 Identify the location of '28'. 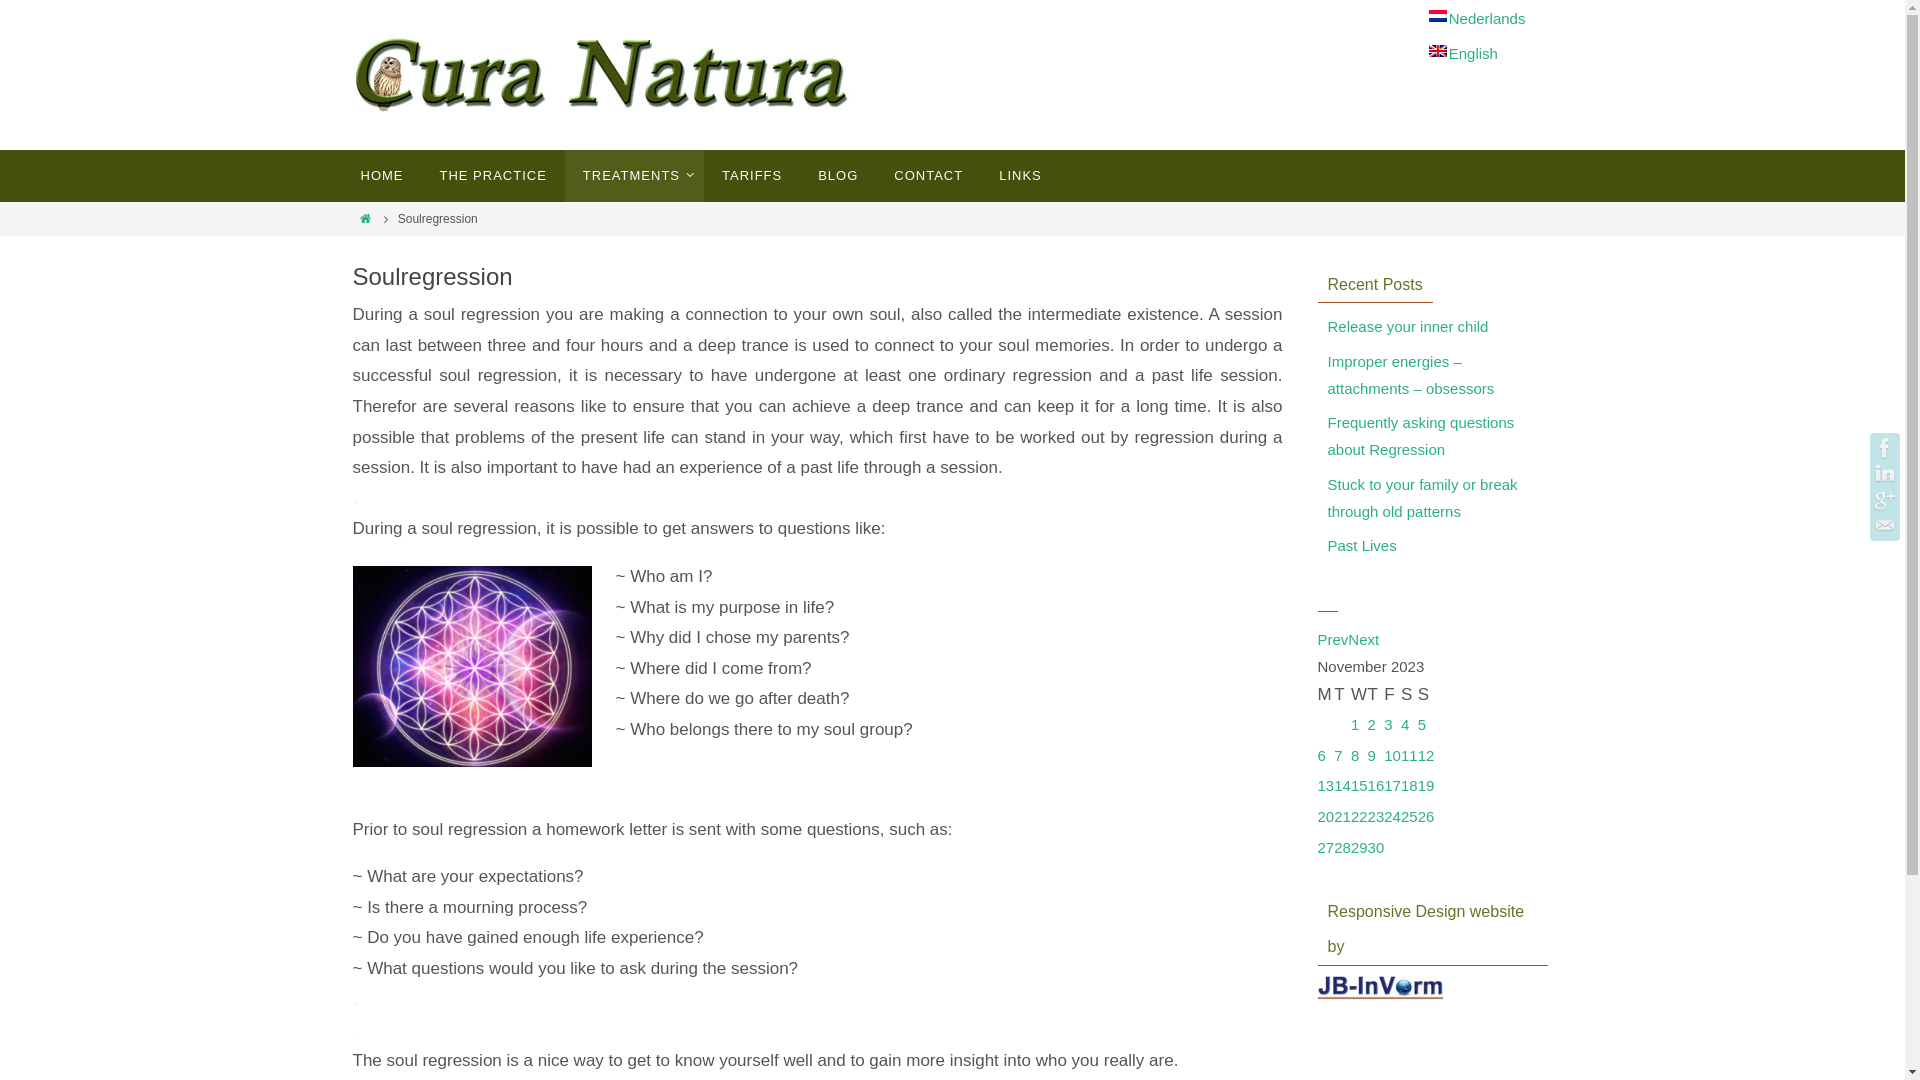
(1342, 848).